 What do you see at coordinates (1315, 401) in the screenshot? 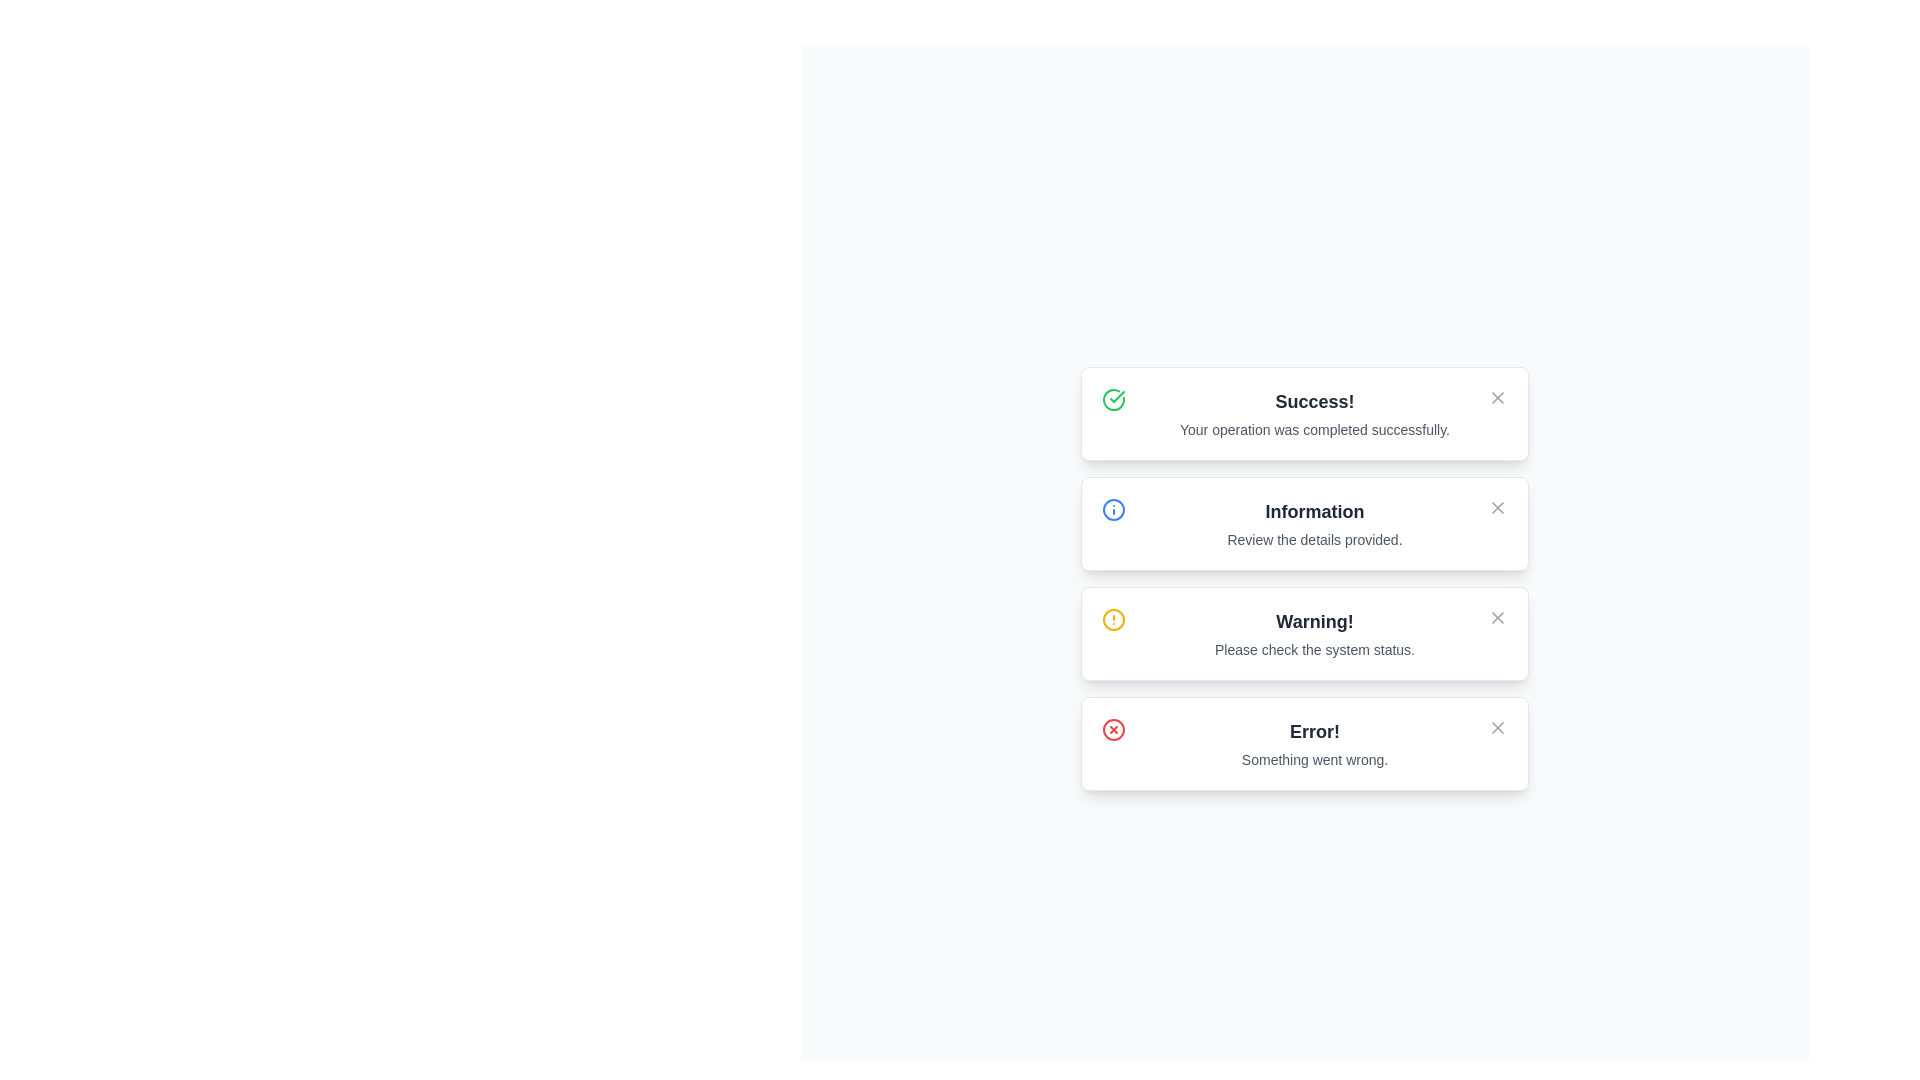
I see `the text component displaying 'Success!' in a bold, larger font style, located at the top of the notification box` at bounding box center [1315, 401].